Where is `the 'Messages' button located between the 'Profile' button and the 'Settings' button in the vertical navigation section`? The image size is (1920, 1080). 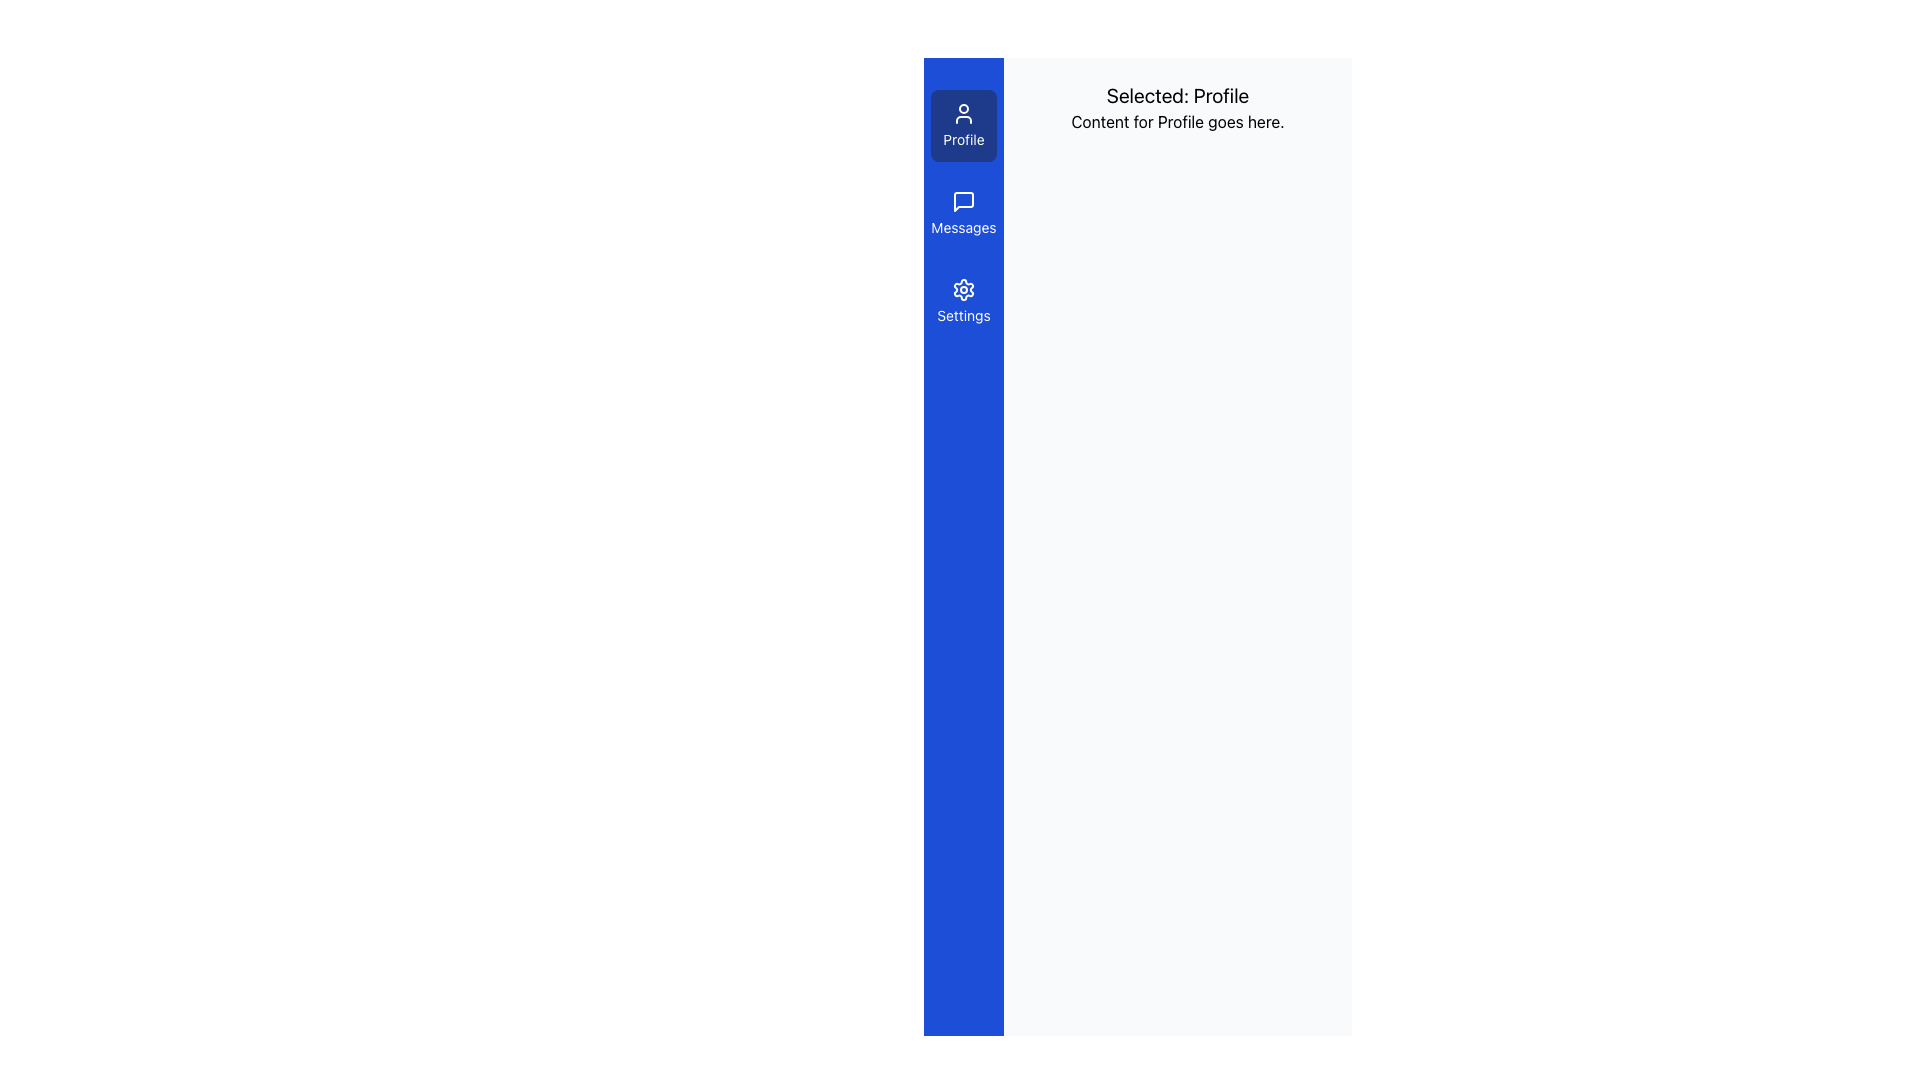 the 'Messages' button located between the 'Profile' button and the 'Settings' button in the vertical navigation section is located at coordinates (964, 213).